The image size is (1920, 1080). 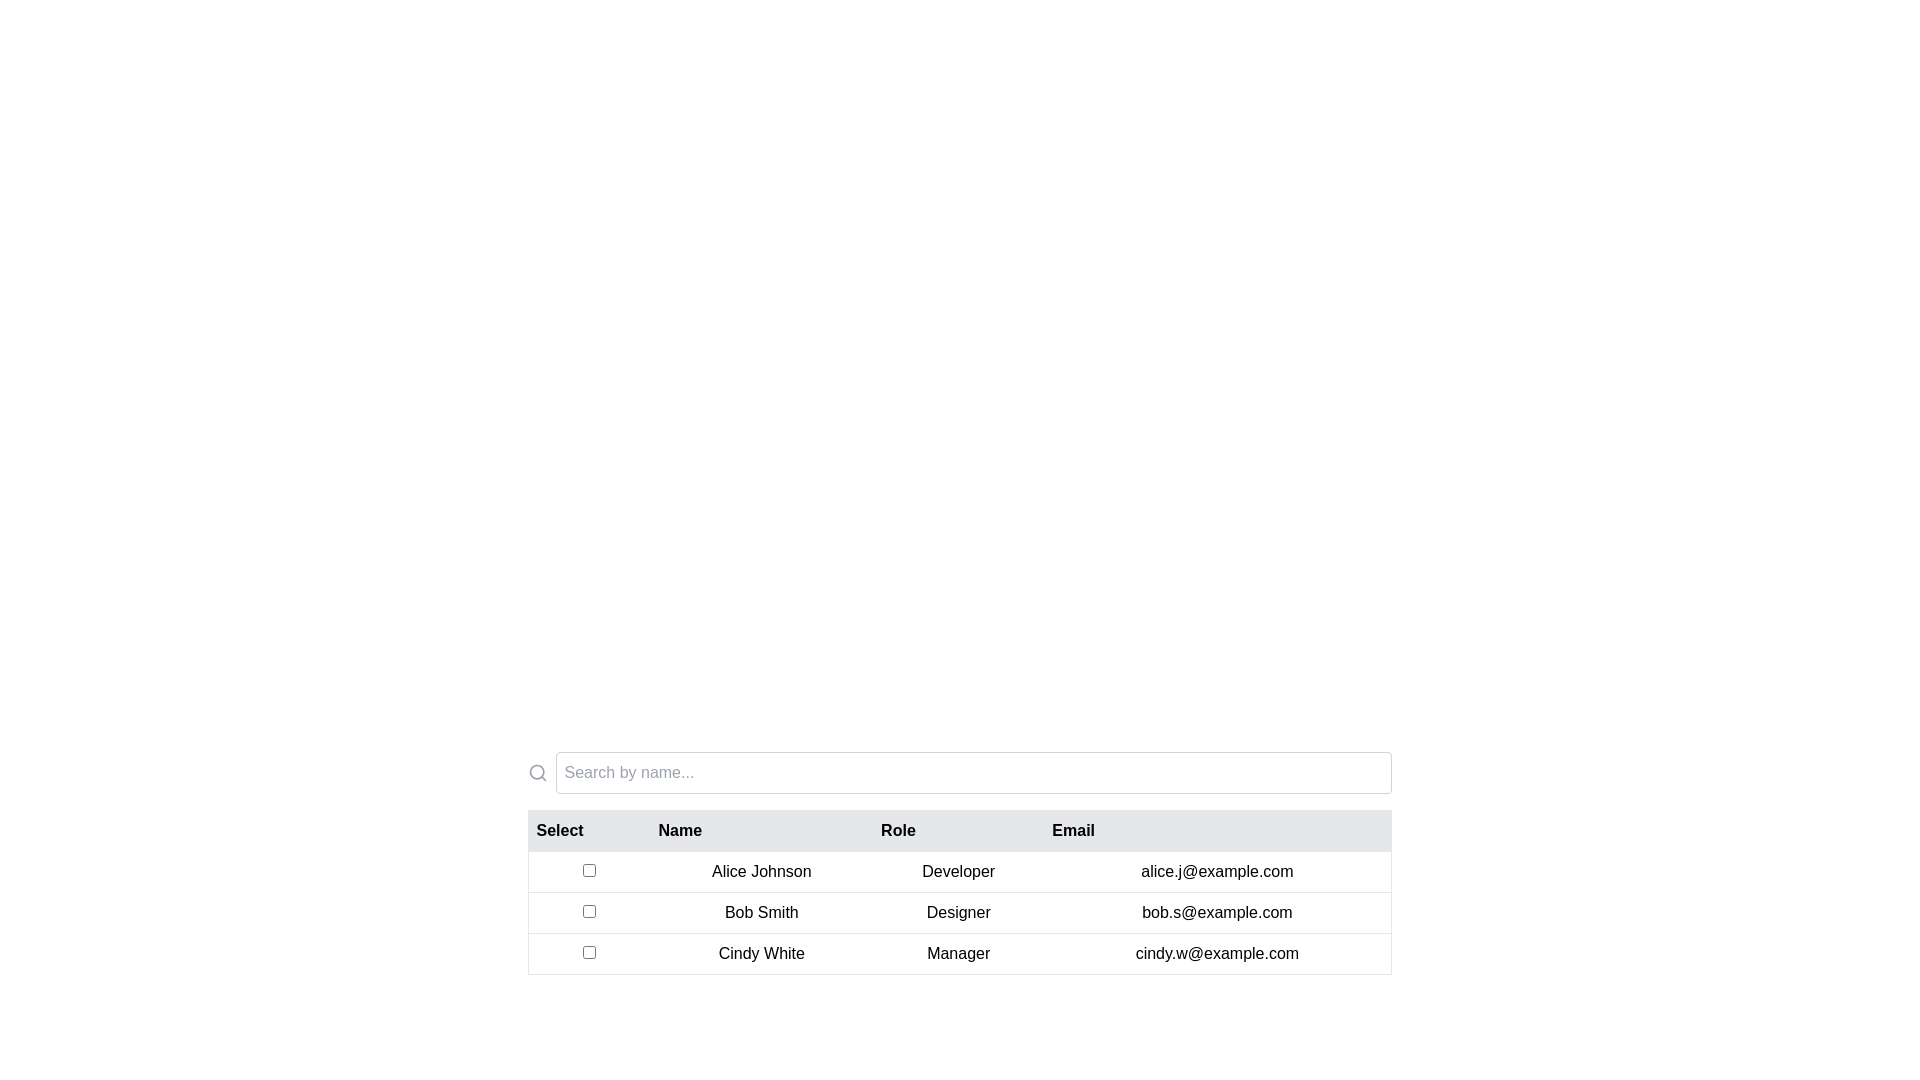 What do you see at coordinates (958, 952) in the screenshot?
I see `on the third row of the table displaying individual data, which includes name, role, and email` at bounding box center [958, 952].